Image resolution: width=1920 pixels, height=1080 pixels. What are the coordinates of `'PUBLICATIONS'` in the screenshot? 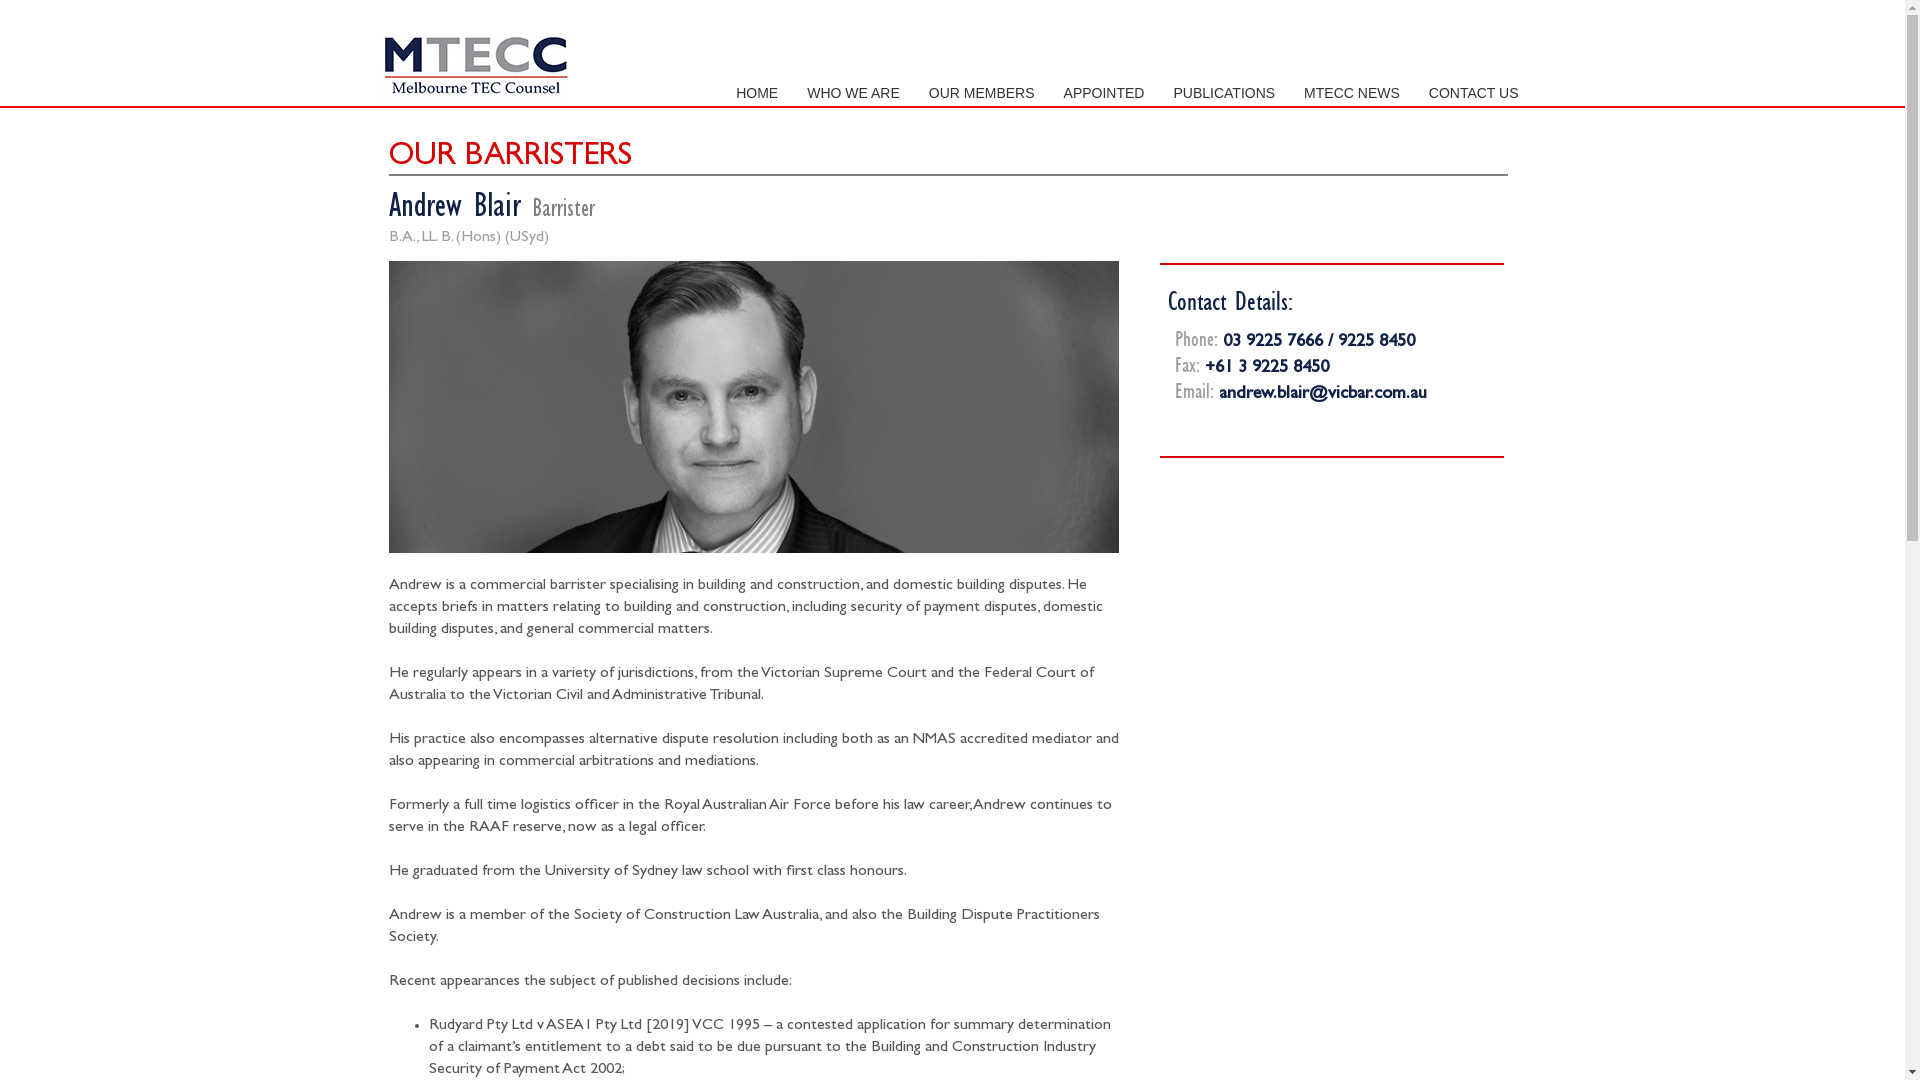 It's located at (1223, 92).